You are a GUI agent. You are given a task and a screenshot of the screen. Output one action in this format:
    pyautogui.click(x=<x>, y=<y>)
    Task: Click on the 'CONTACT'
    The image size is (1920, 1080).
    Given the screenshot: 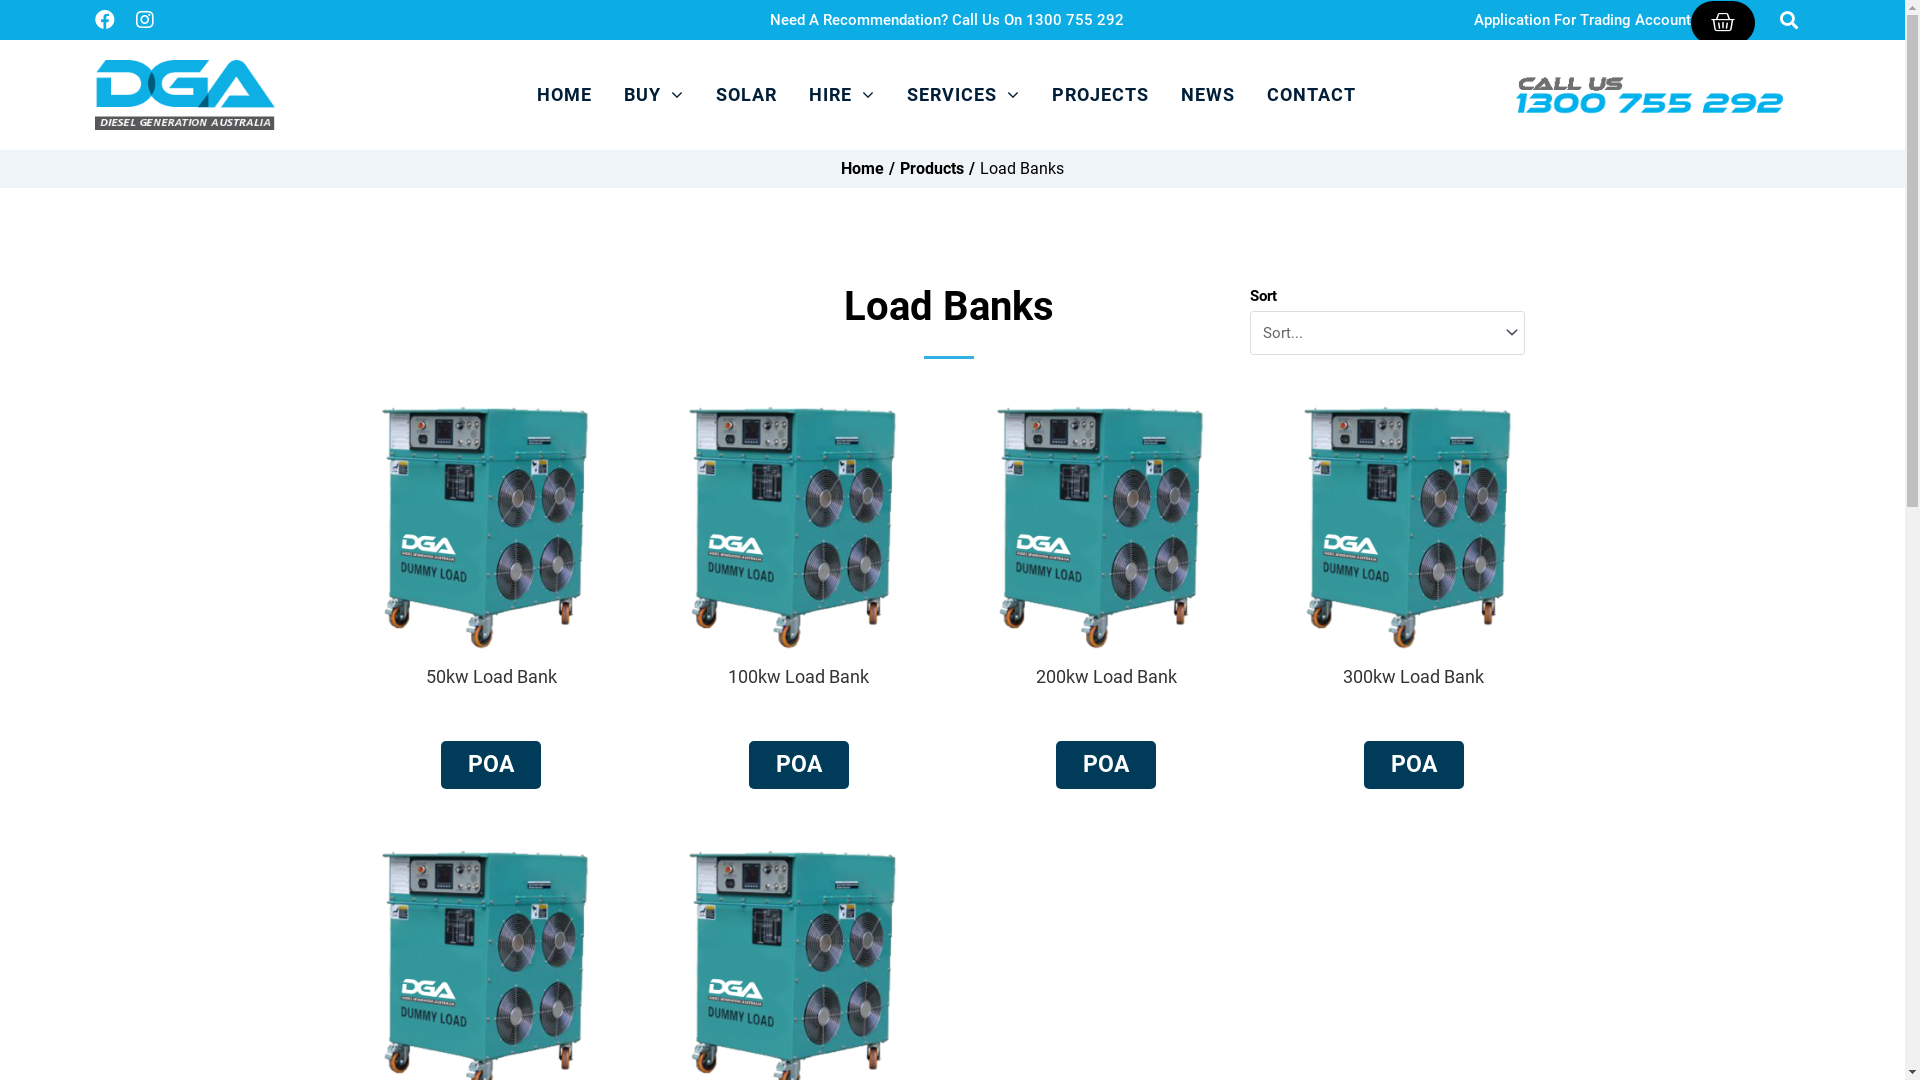 What is the action you would take?
    pyautogui.click(x=1311, y=95)
    